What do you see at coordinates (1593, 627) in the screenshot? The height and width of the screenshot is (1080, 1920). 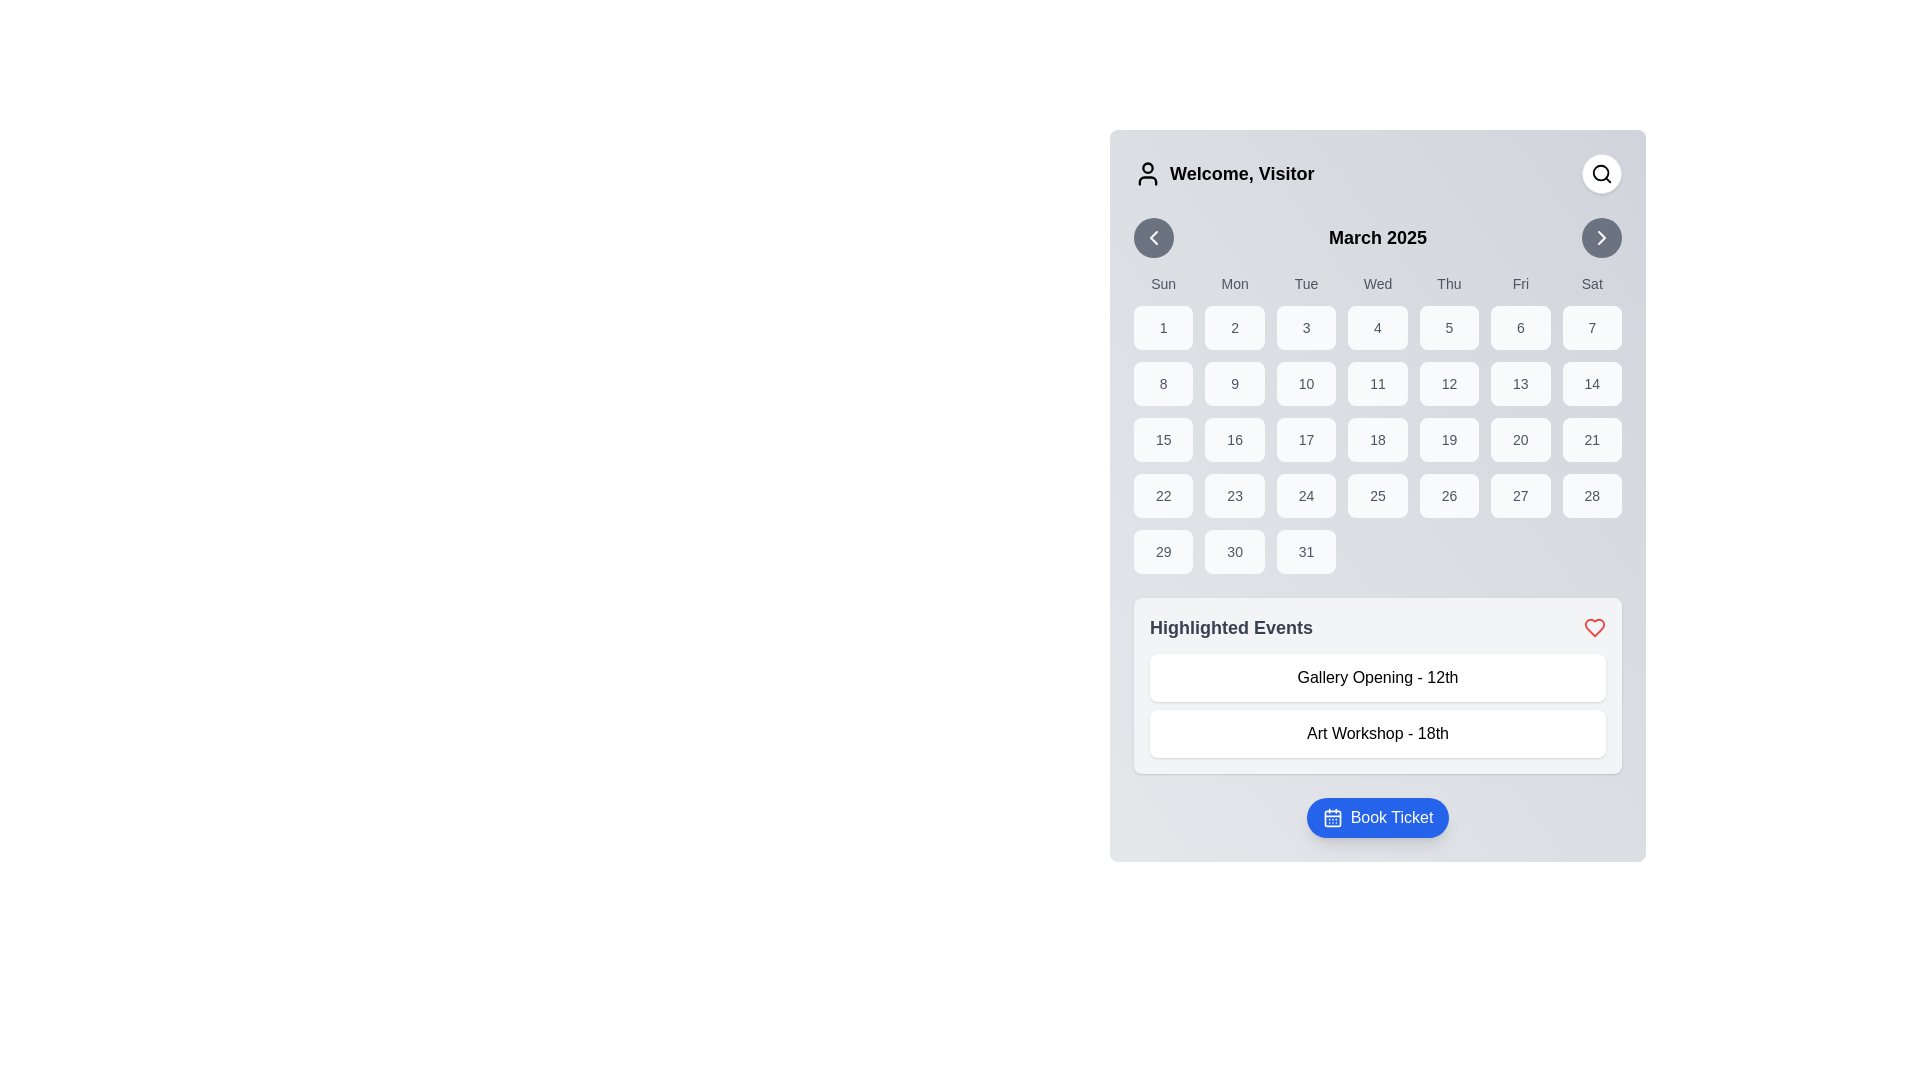 I see `the decorative 'favorite' or 'highlight' icon located at the top-right side of the 'Highlighted Events' header, right of the header text` at bounding box center [1593, 627].